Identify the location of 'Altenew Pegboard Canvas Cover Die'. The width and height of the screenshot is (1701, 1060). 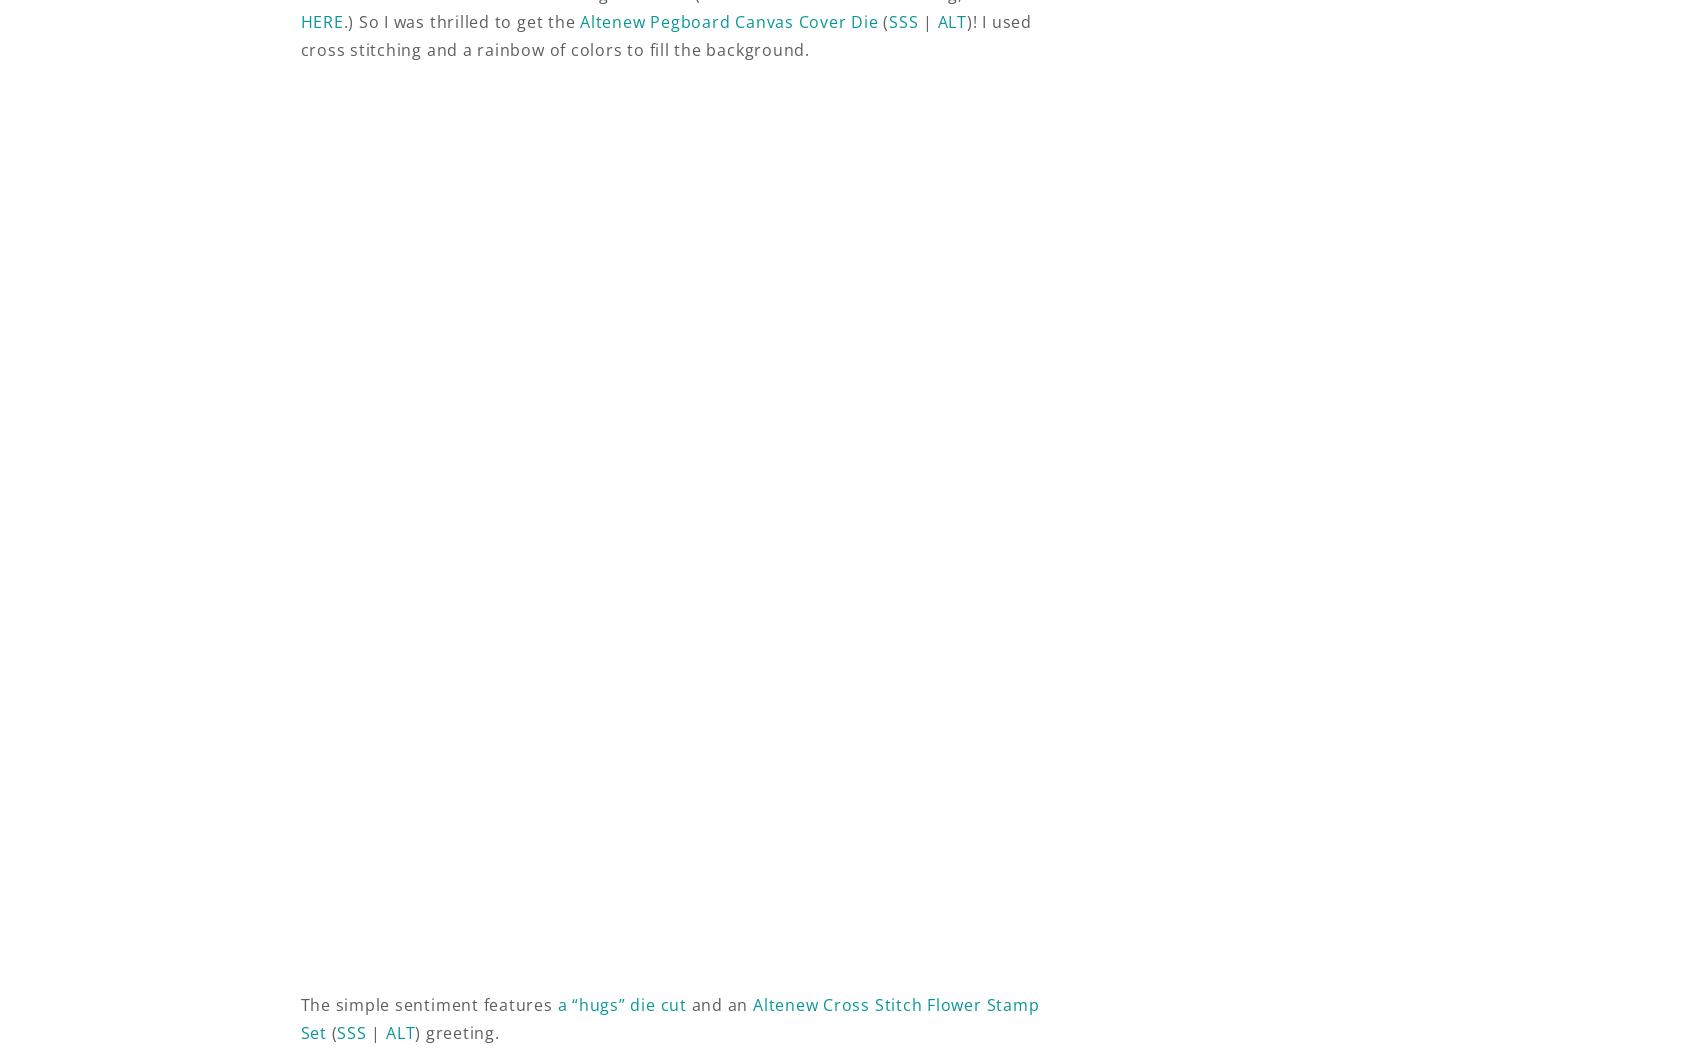
(729, 22).